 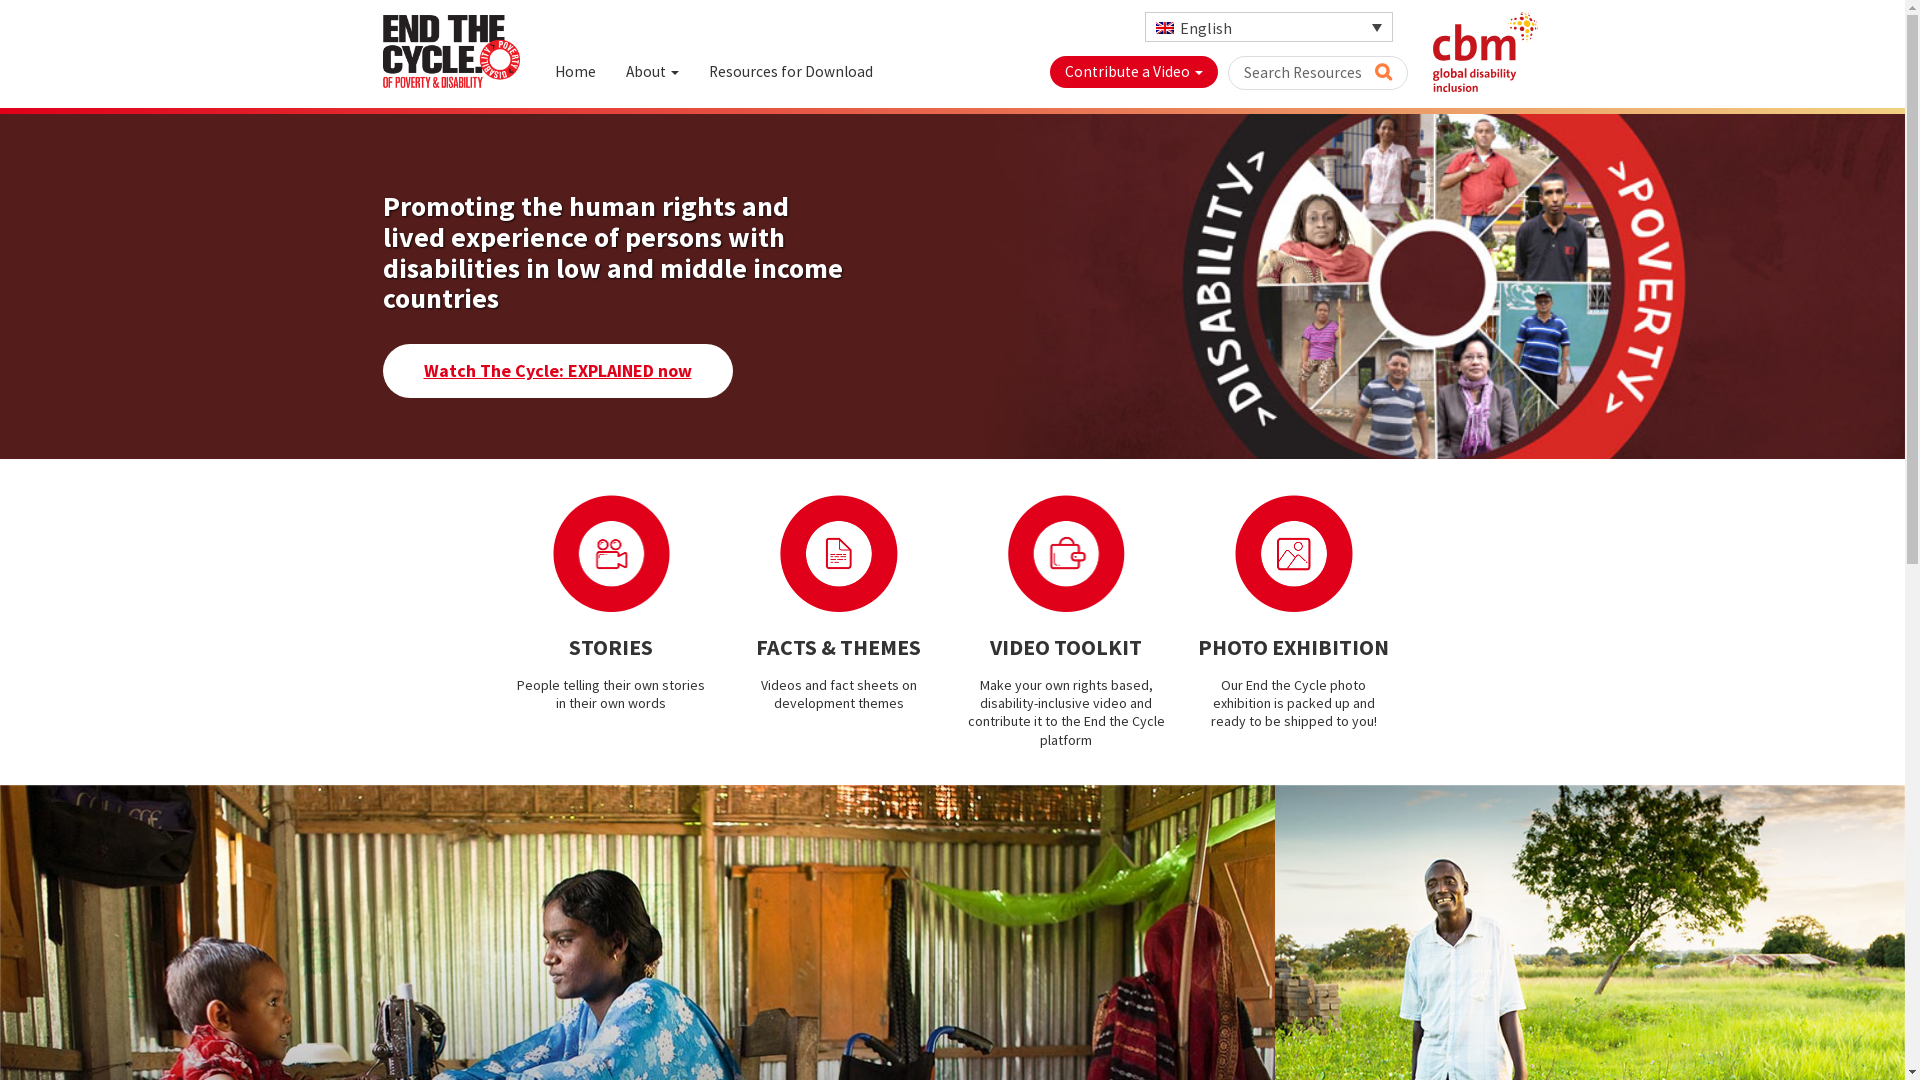 What do you see at coordinates (574, 71) in the screenshot?
I see `'Home'` at bounding box center [574, 71].